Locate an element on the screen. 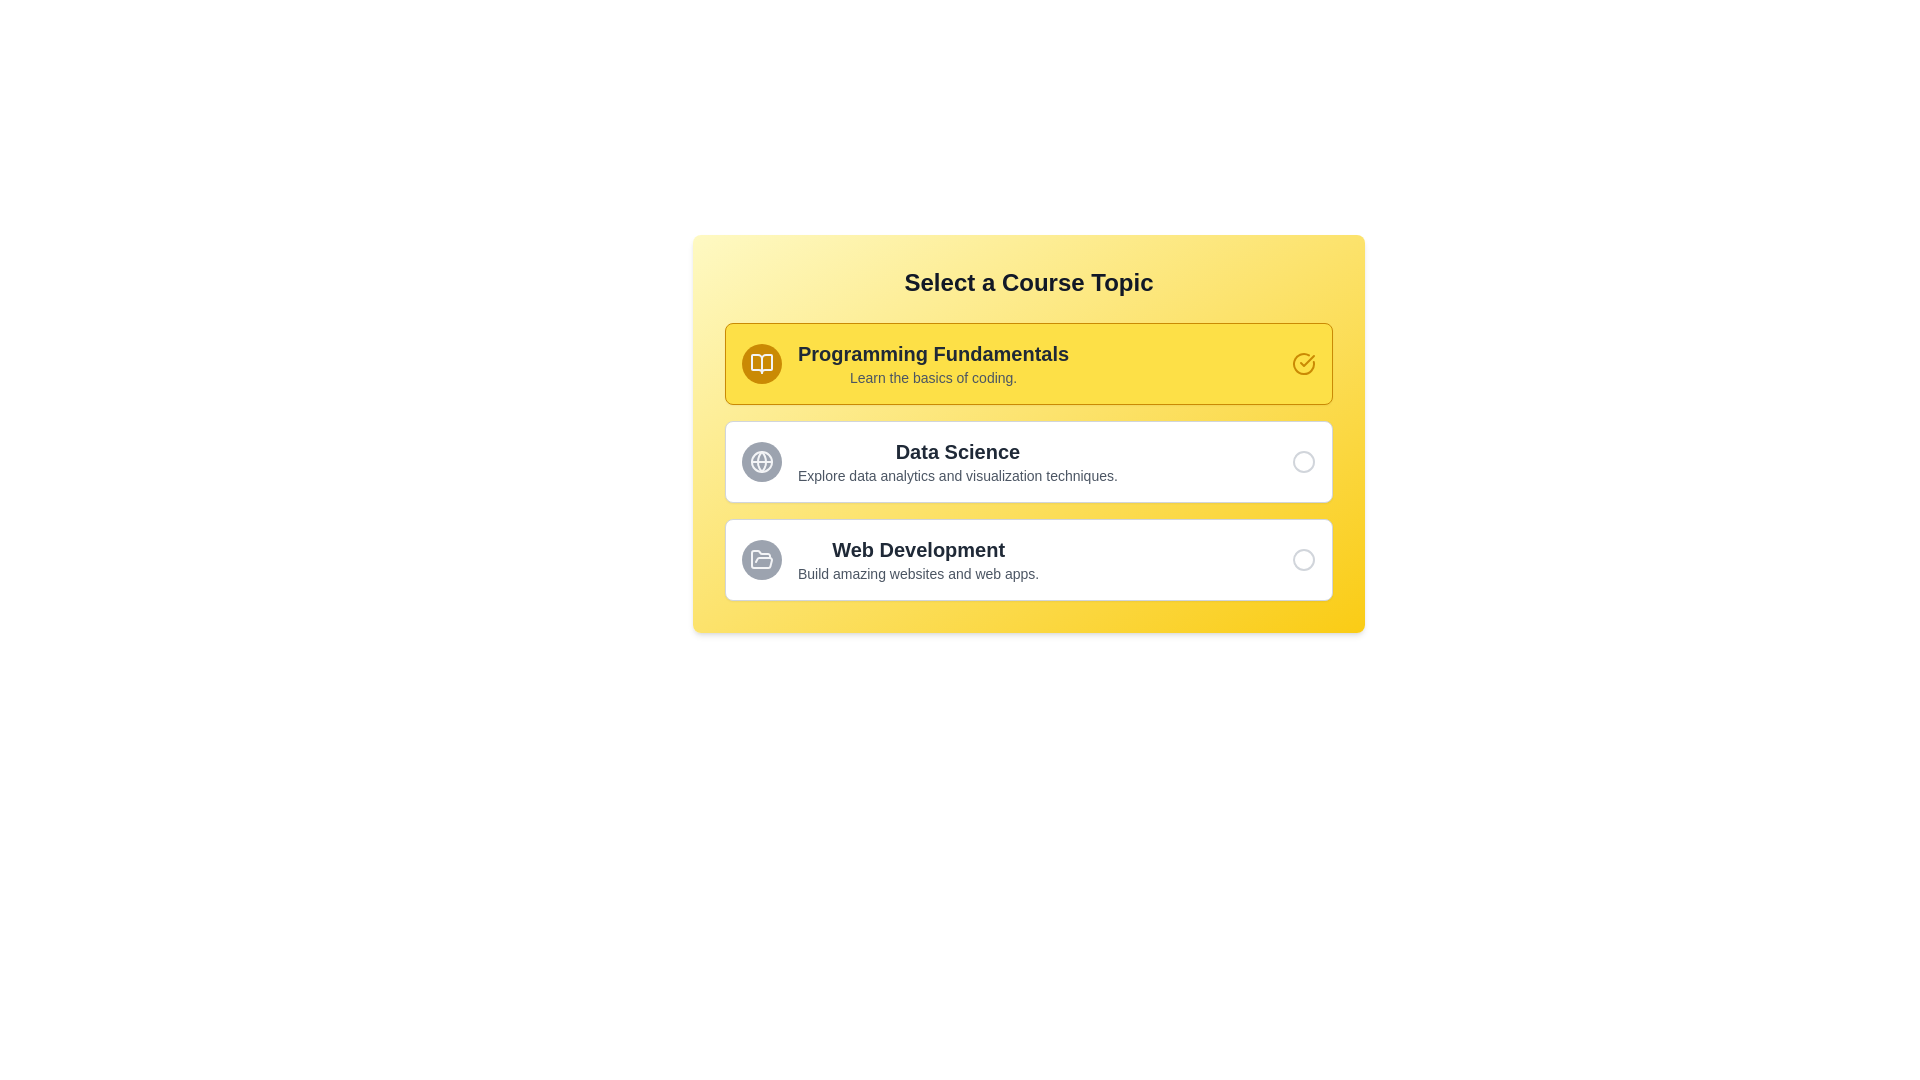 This screenshot has width=1920, height=1080. the radio button for the 'Data Science' course topic located in the second card option, positioned slightly above the card's vertical centerline is located at coordinates (1304, 462).